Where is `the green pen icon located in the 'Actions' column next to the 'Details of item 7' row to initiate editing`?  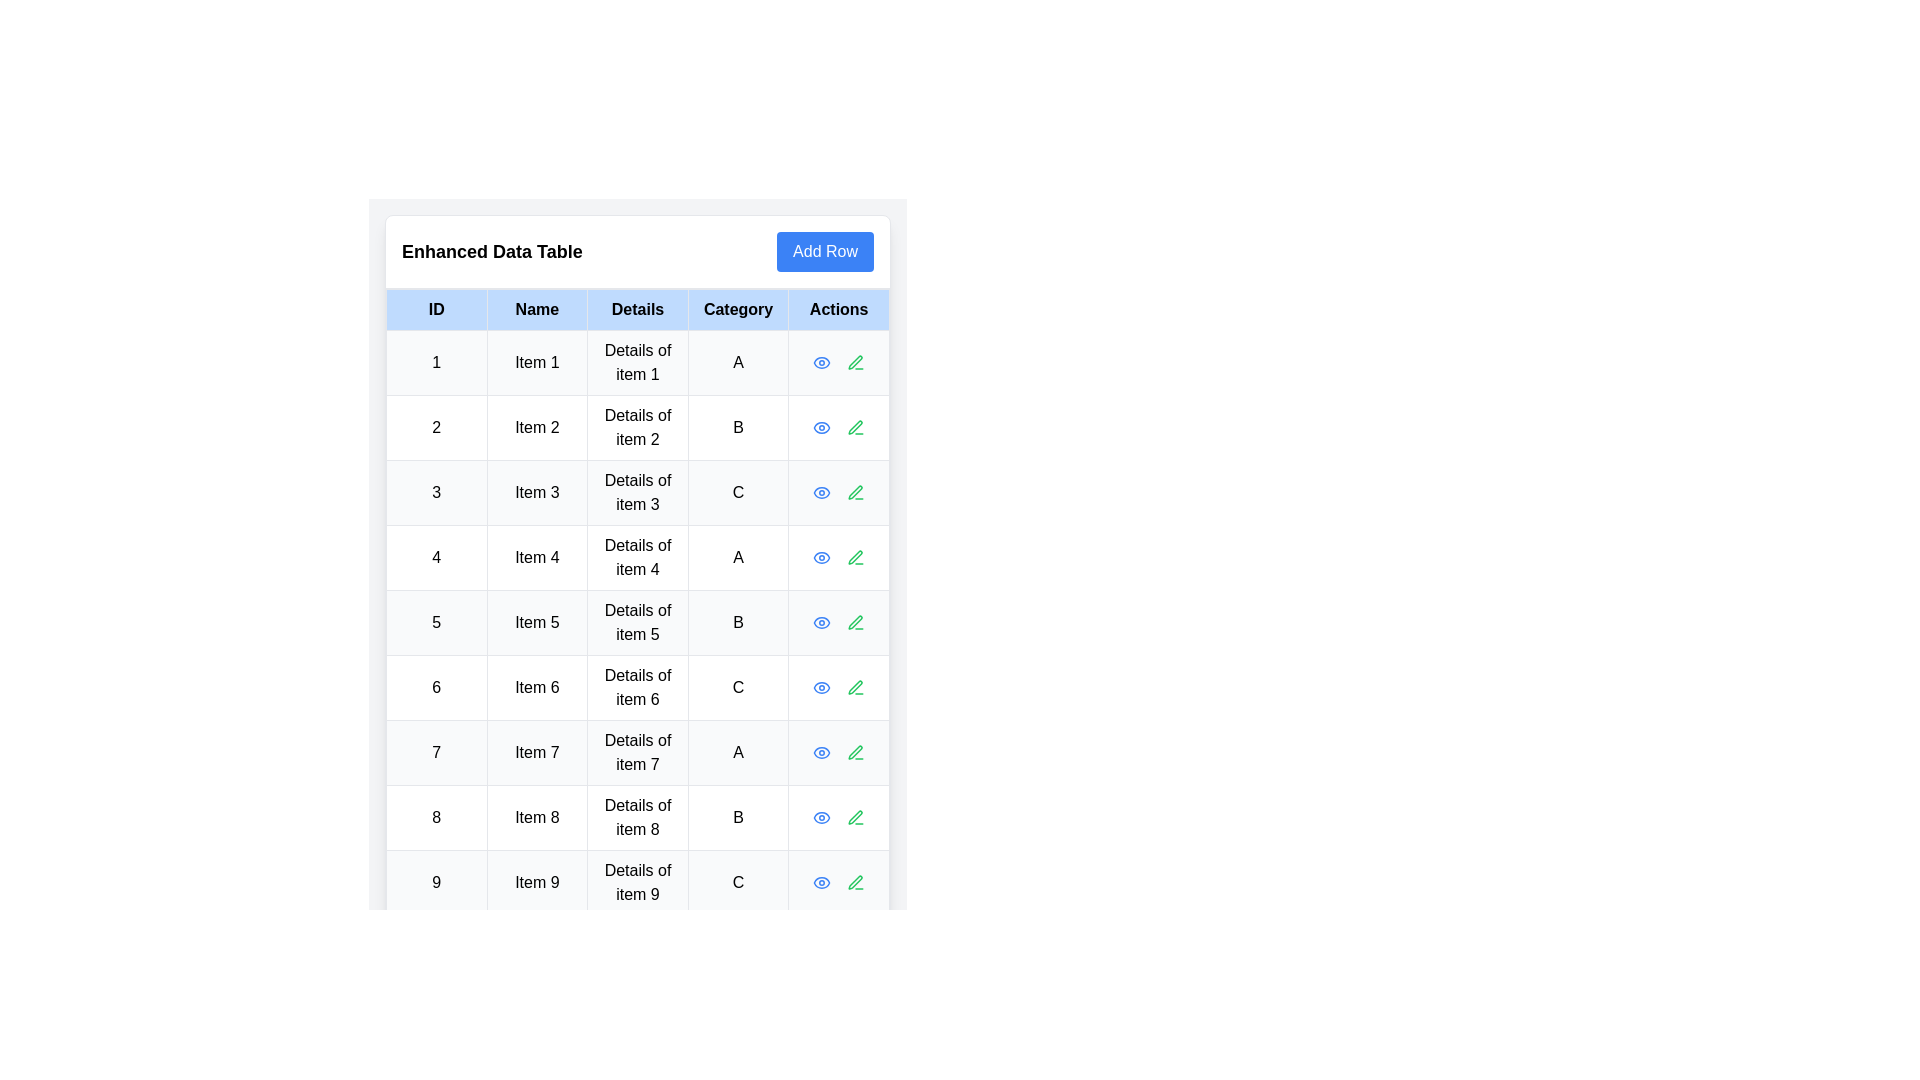
the green pen icon located in the 'Actions' column next to the 'Details of item 7' row to initiate editing is located at coordinates (856, 752).